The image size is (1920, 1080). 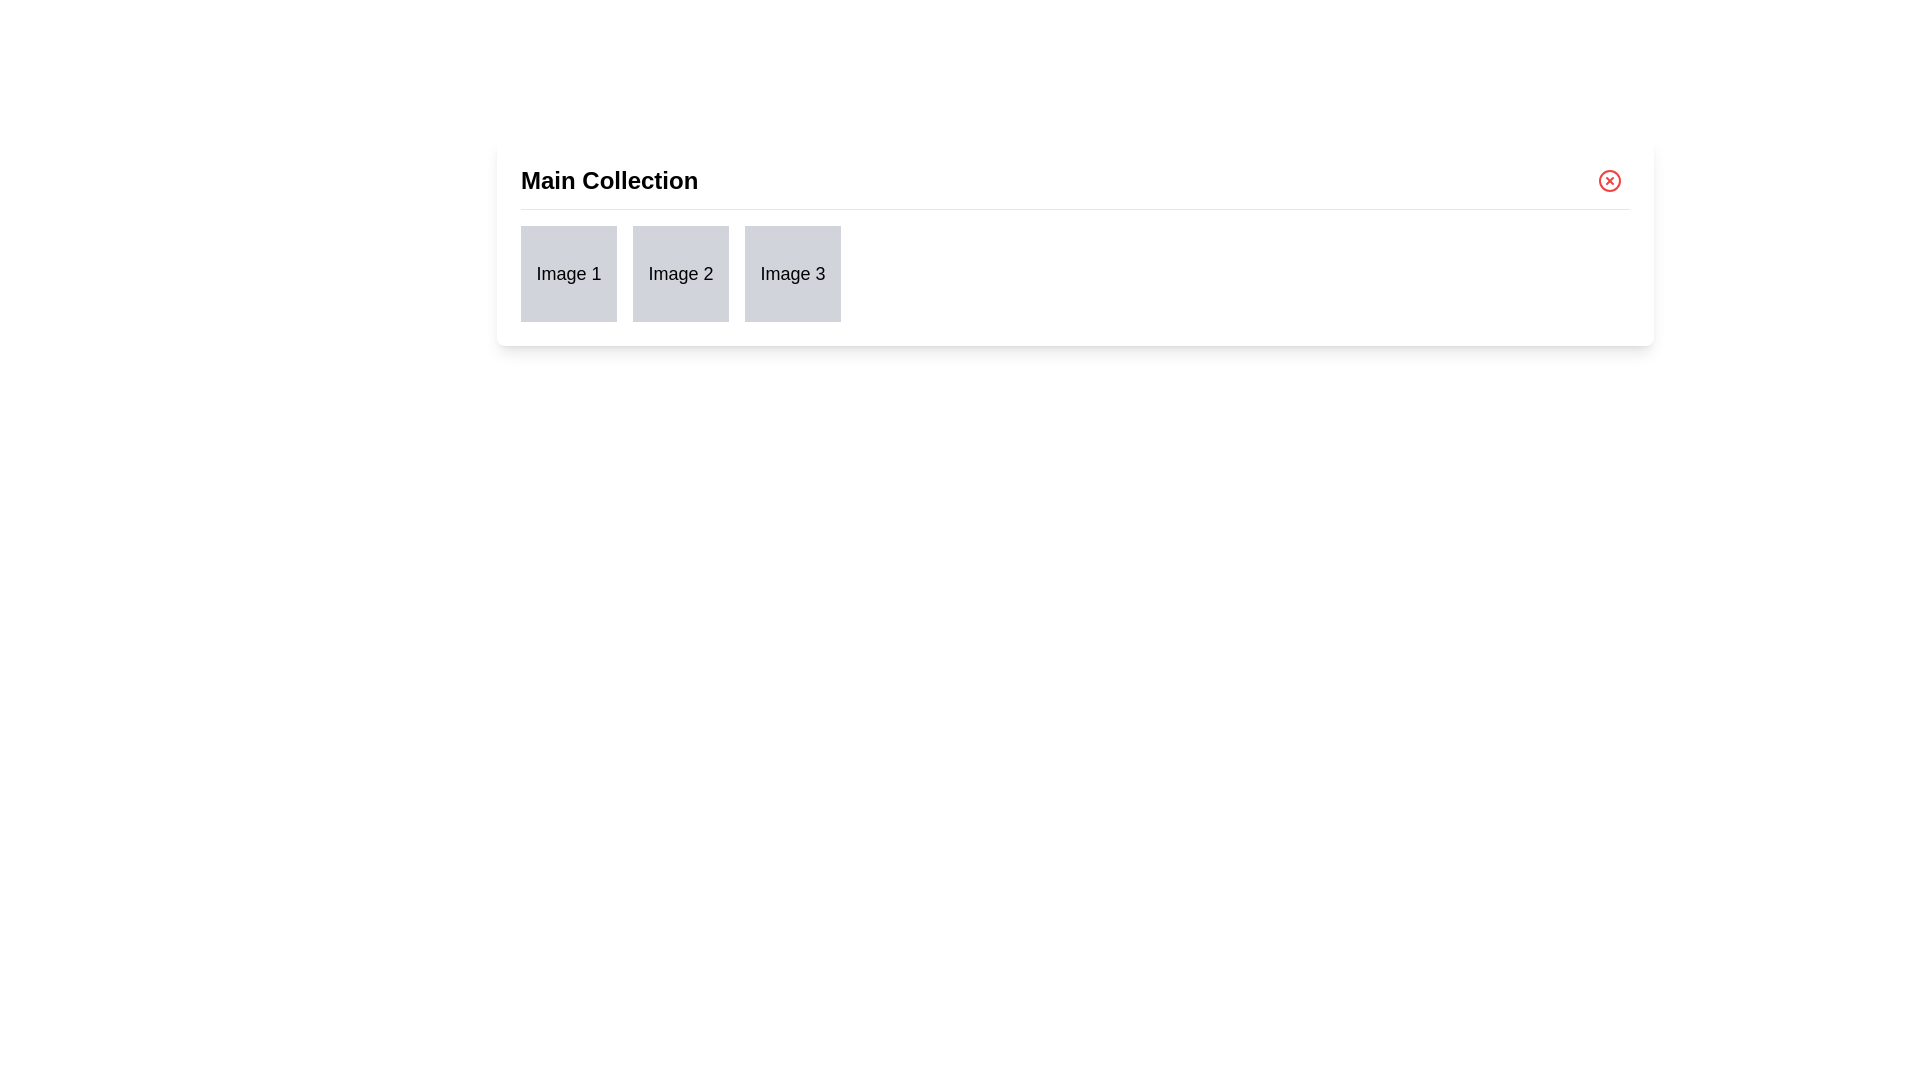 What do you see at coordinates (791, 273) in the screenshot?
I see `the third button in the horizontal row below the 'Main Collection' heading` at bounding box center [791, 273].